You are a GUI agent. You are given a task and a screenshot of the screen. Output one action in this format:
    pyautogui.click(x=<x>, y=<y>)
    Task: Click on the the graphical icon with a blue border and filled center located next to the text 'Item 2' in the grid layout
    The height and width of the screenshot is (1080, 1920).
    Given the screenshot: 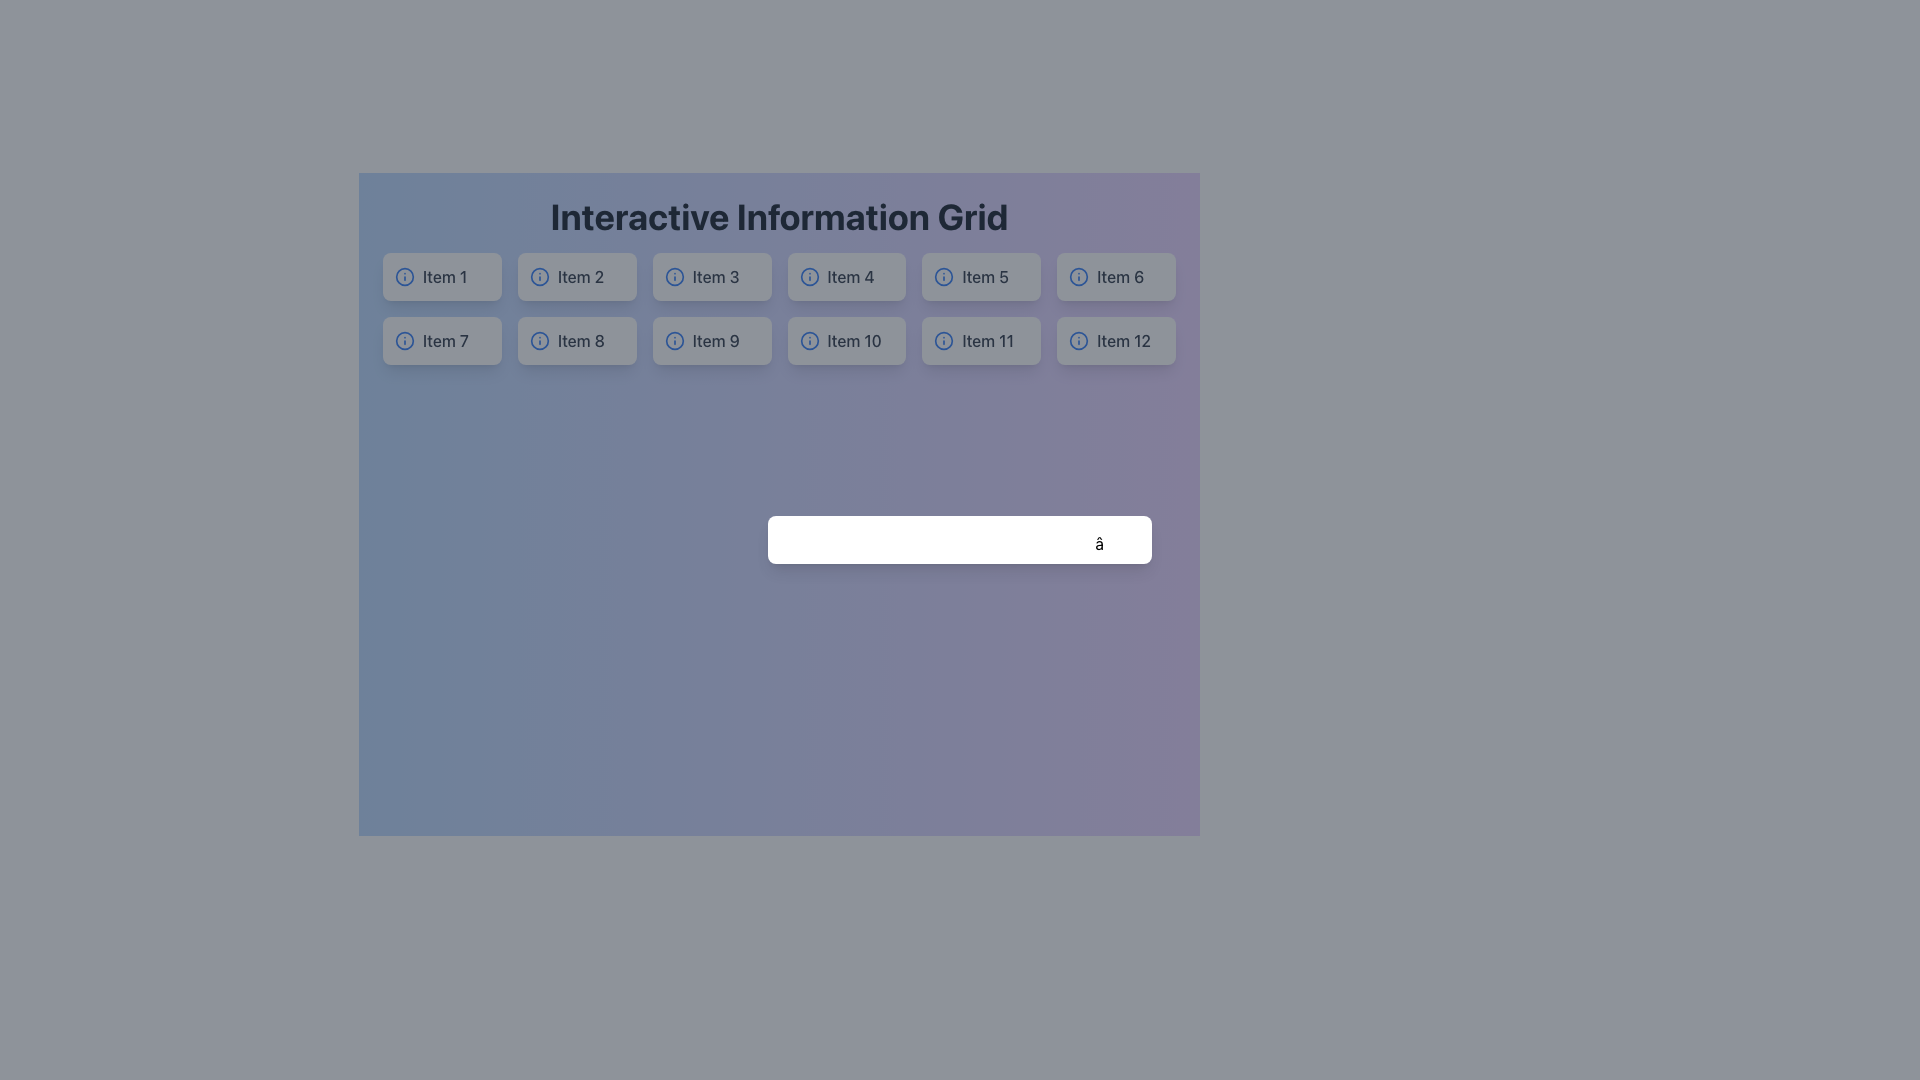 What is the action you would take?
    pyautogui.click(x=539, y=277)
    